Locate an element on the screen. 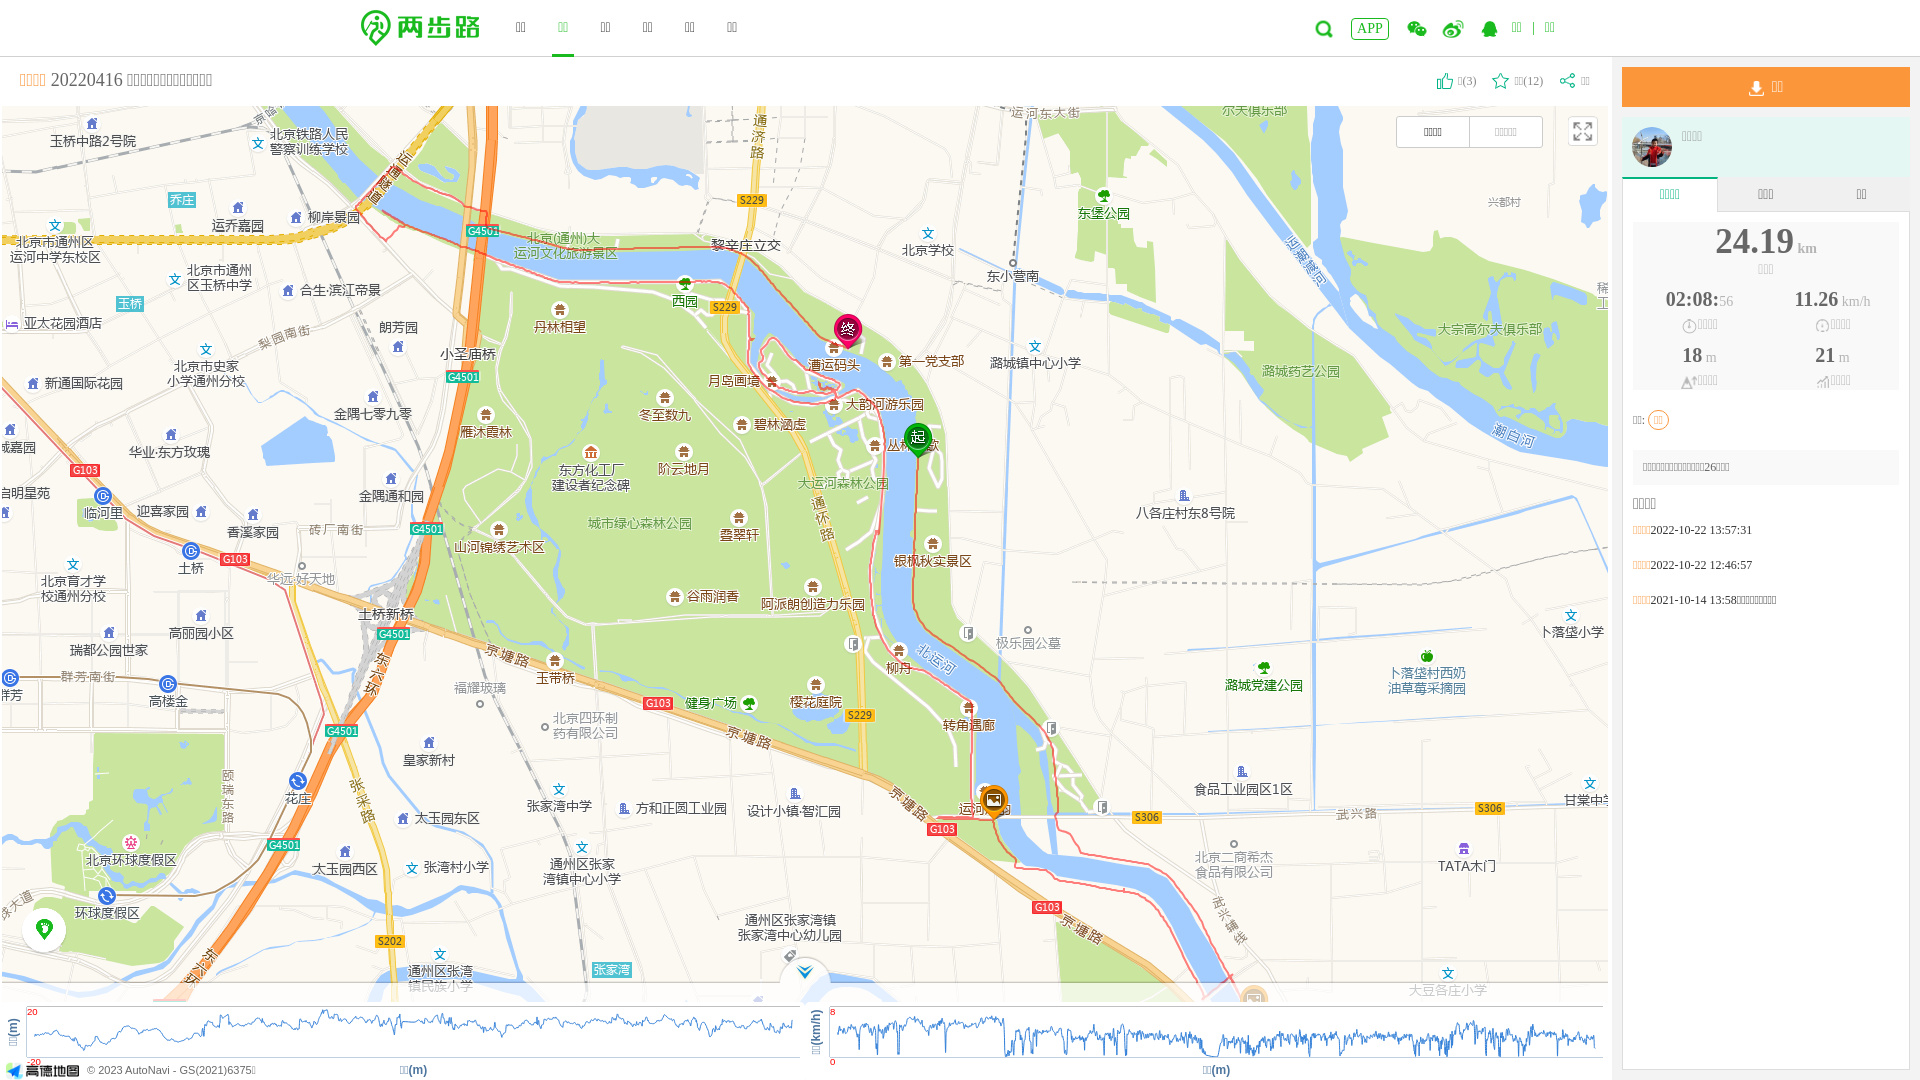 The width and height of the screenshot is (1920, 1080). 'APP' is located at coordinates (1368, 29).